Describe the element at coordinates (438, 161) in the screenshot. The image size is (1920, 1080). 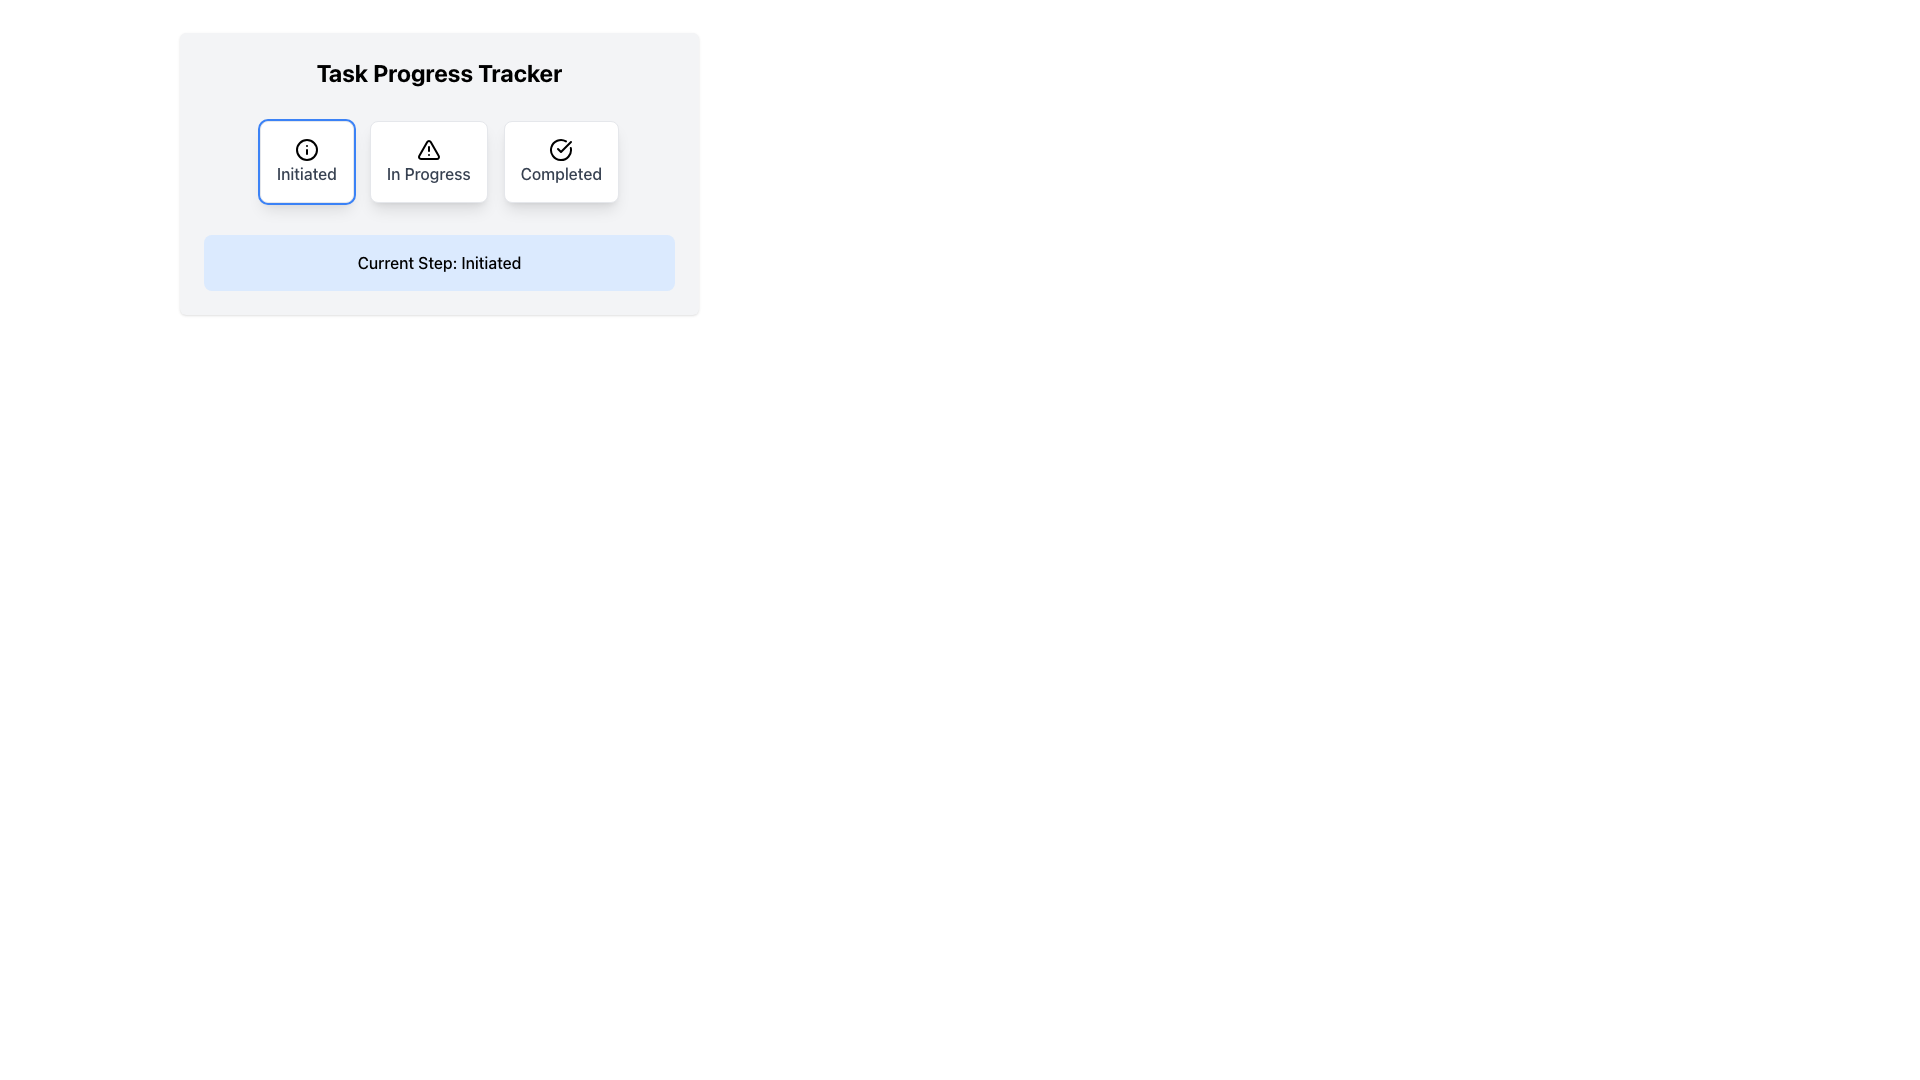
I see `the second card in the task progress tracker` at that location.